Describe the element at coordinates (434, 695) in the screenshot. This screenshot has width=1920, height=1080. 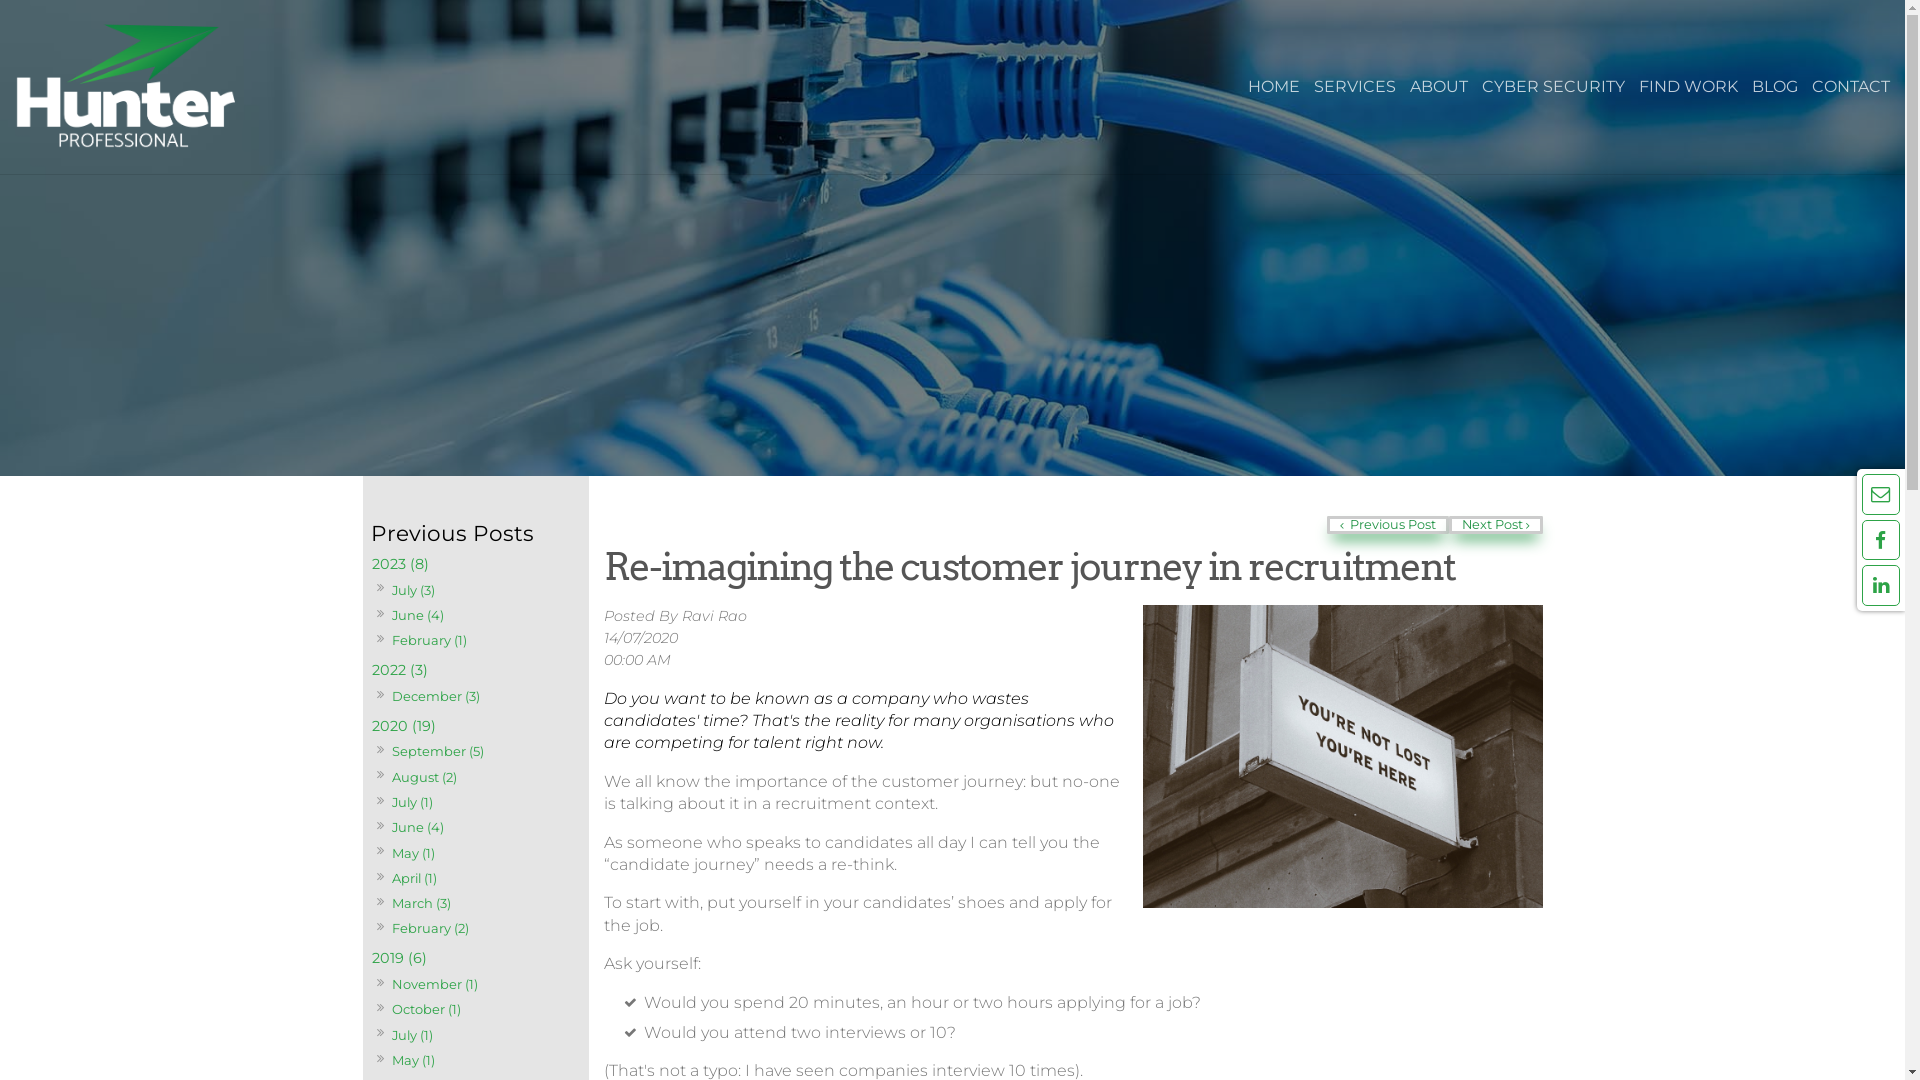
I see `'December (3)'` at that location.